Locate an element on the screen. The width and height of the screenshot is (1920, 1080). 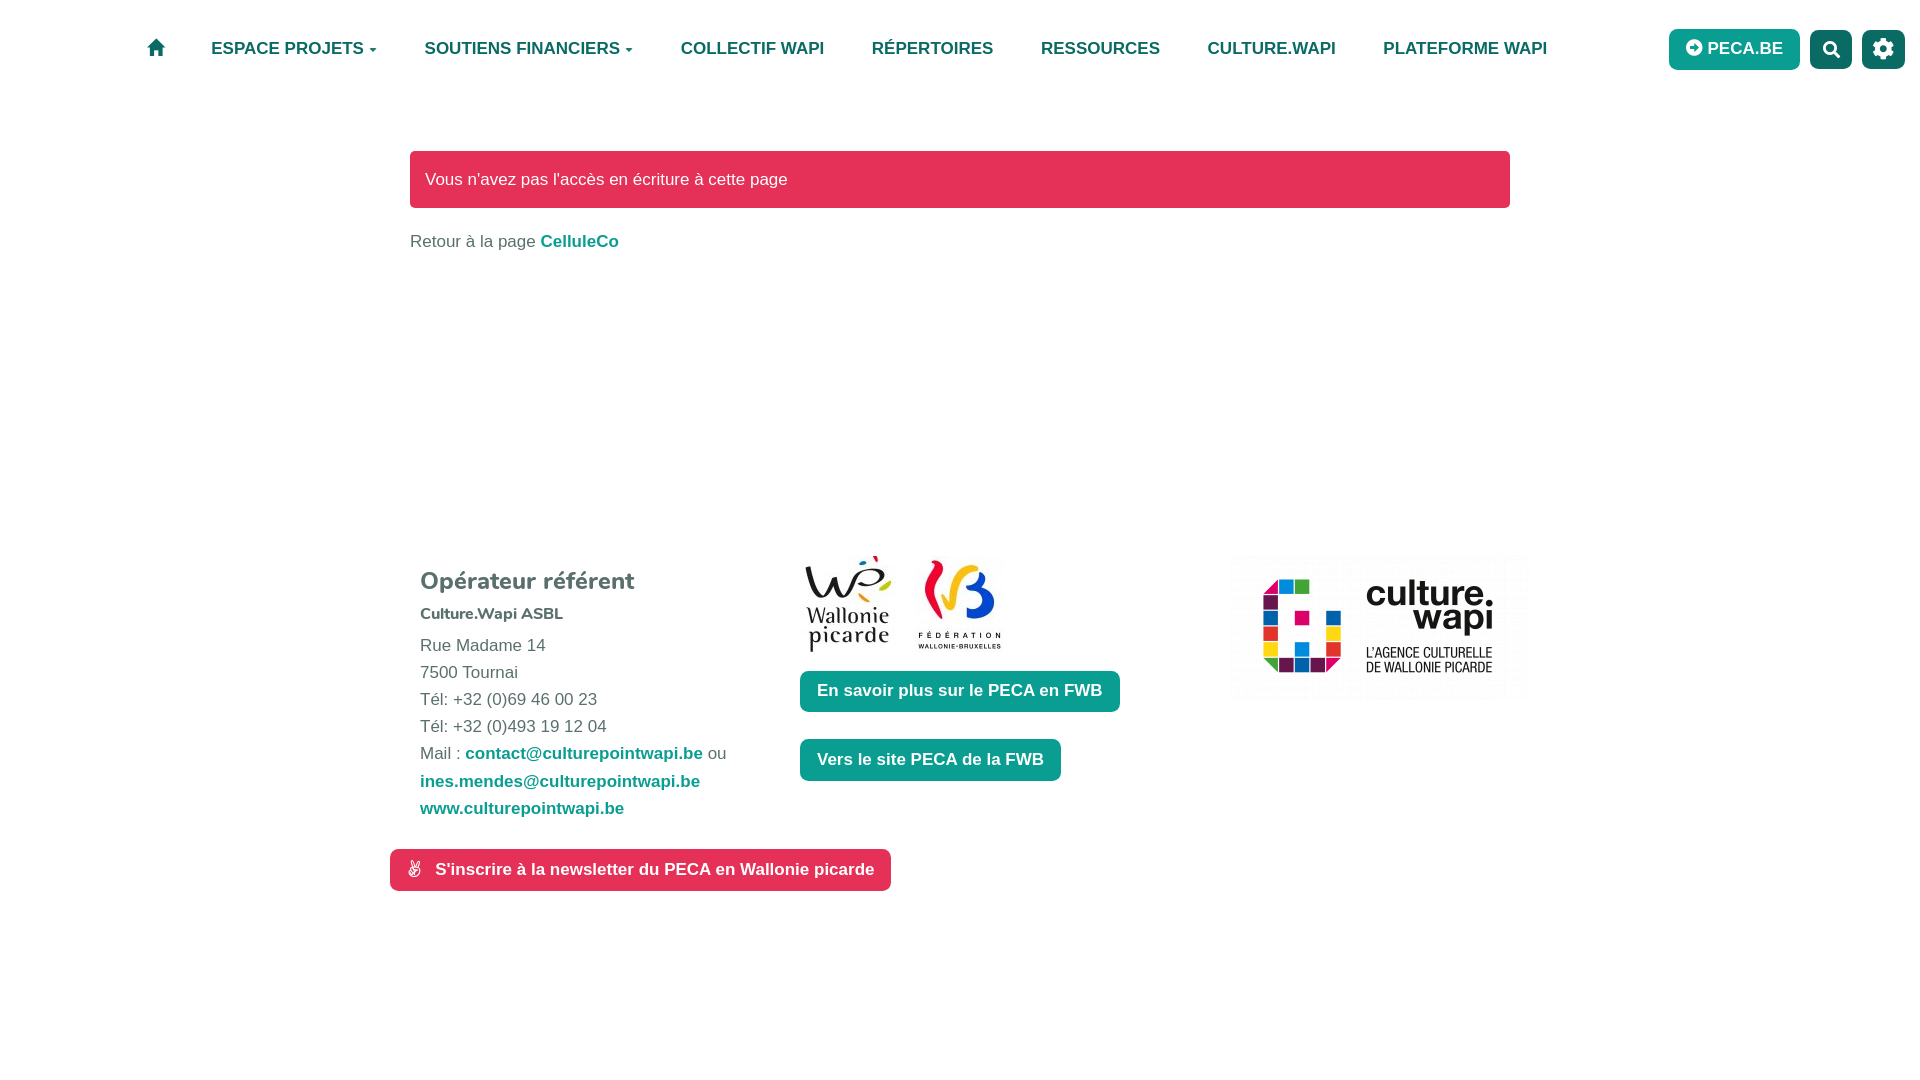
'CULTURE.WAPI' is located at coordinates (1271, 48).